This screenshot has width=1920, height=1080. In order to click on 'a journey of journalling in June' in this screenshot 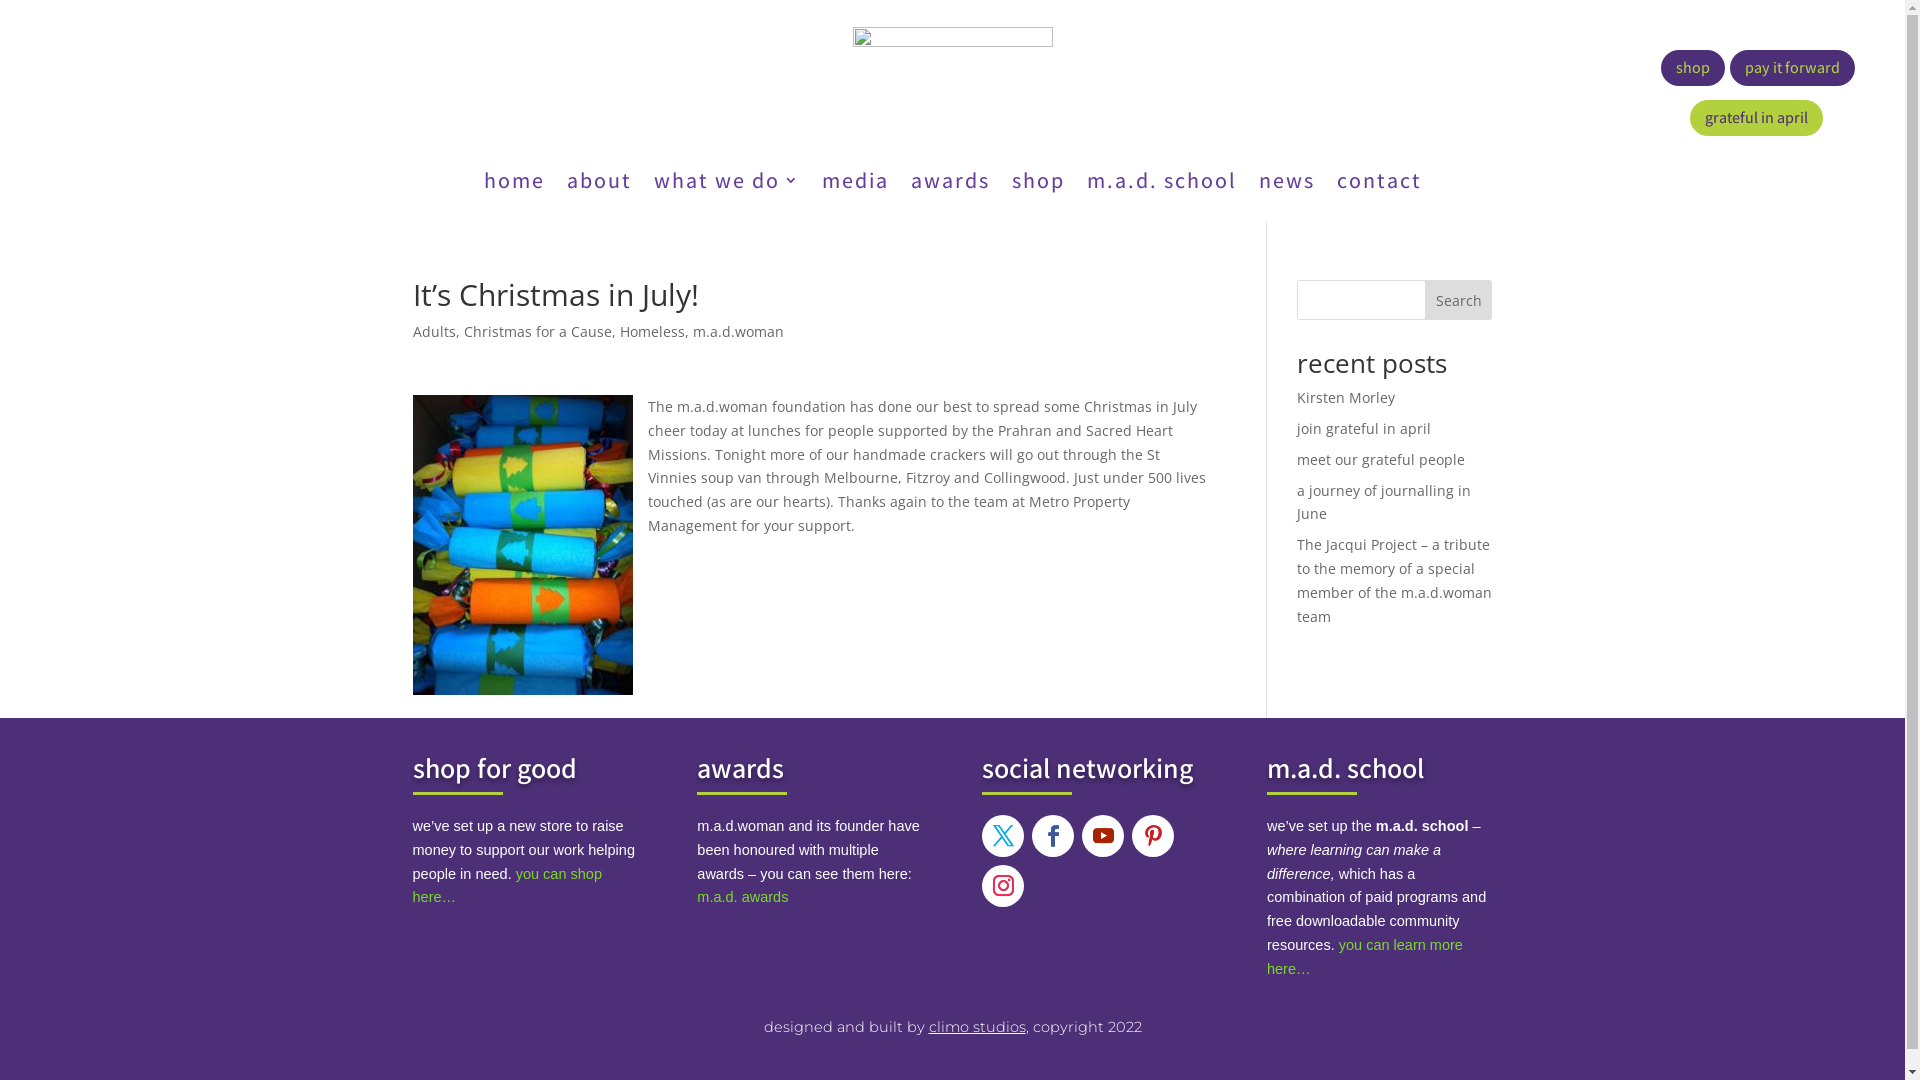, I will do `click(1382, 501)`.